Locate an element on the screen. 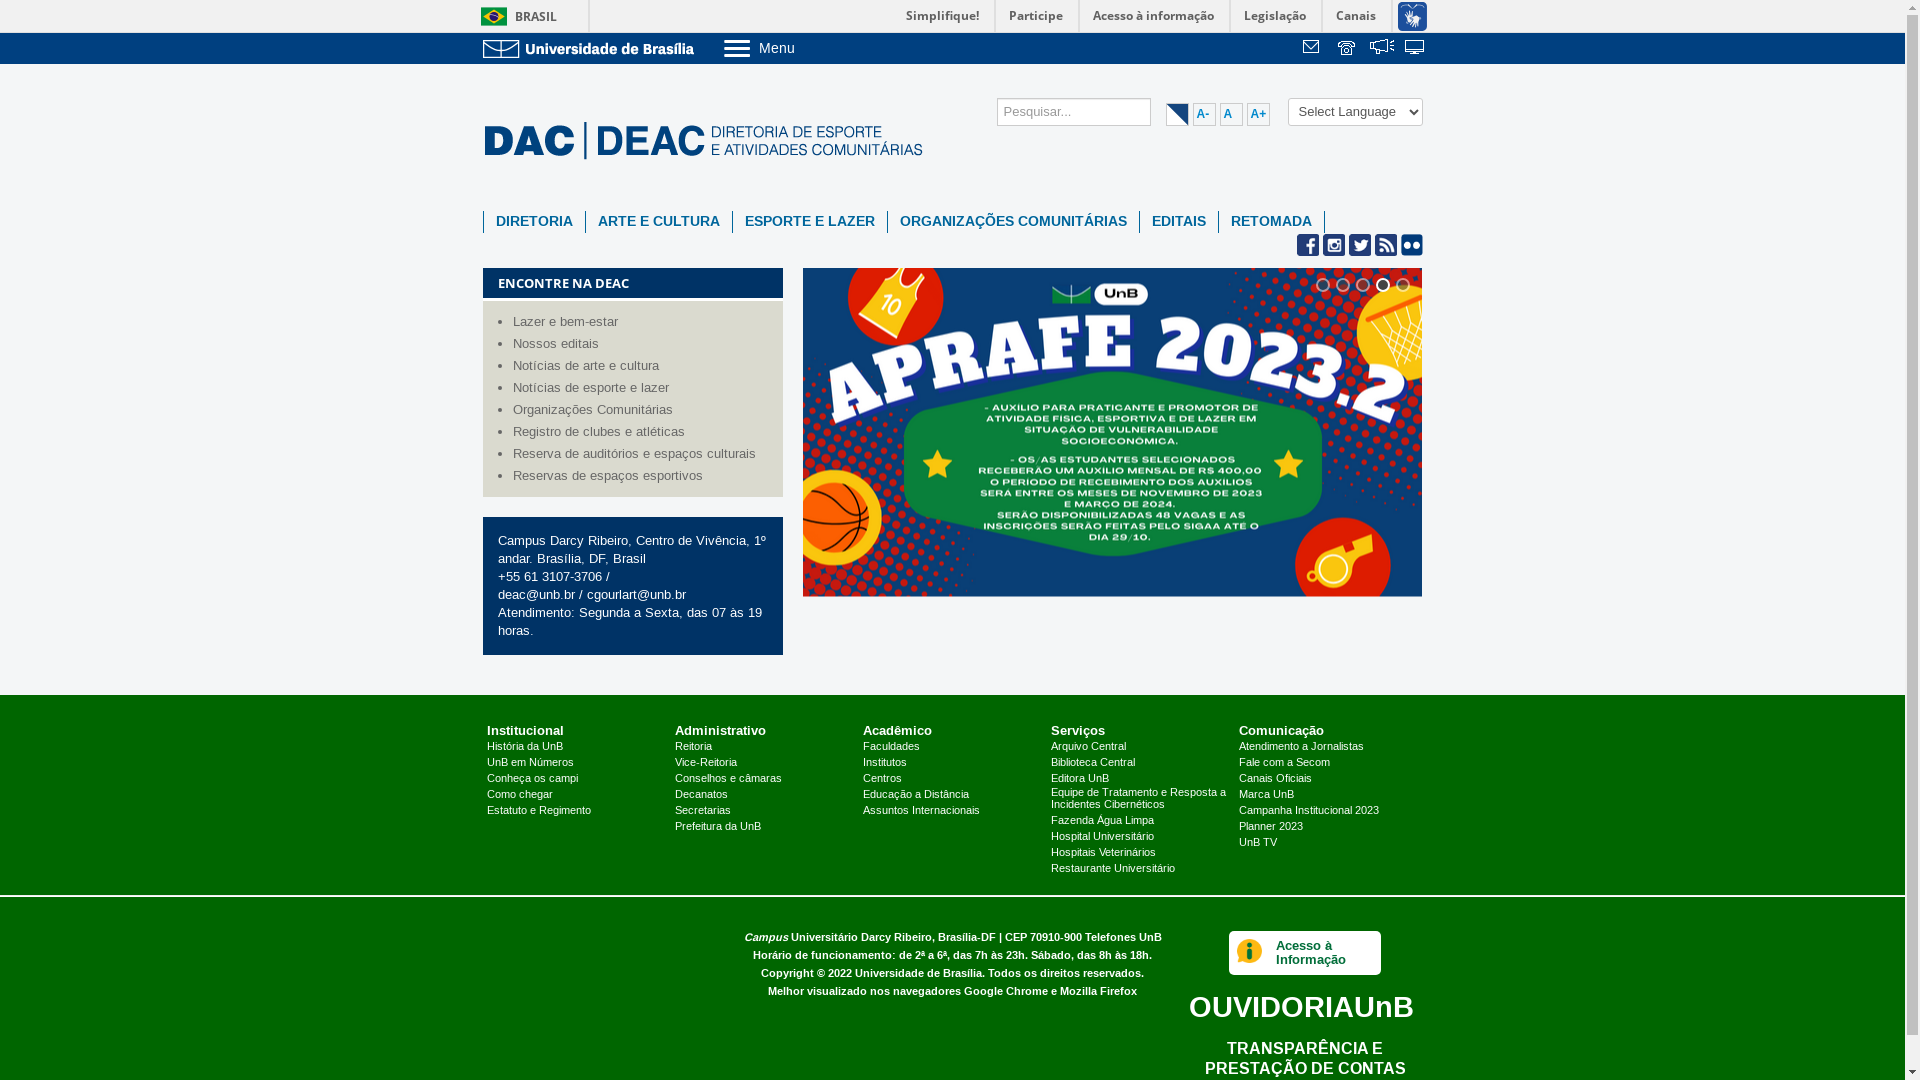 Image resolution: width=1920 pixels, height=1080 pixels. 'Assuntos Internacionais' is located at coordinates (920, 810).